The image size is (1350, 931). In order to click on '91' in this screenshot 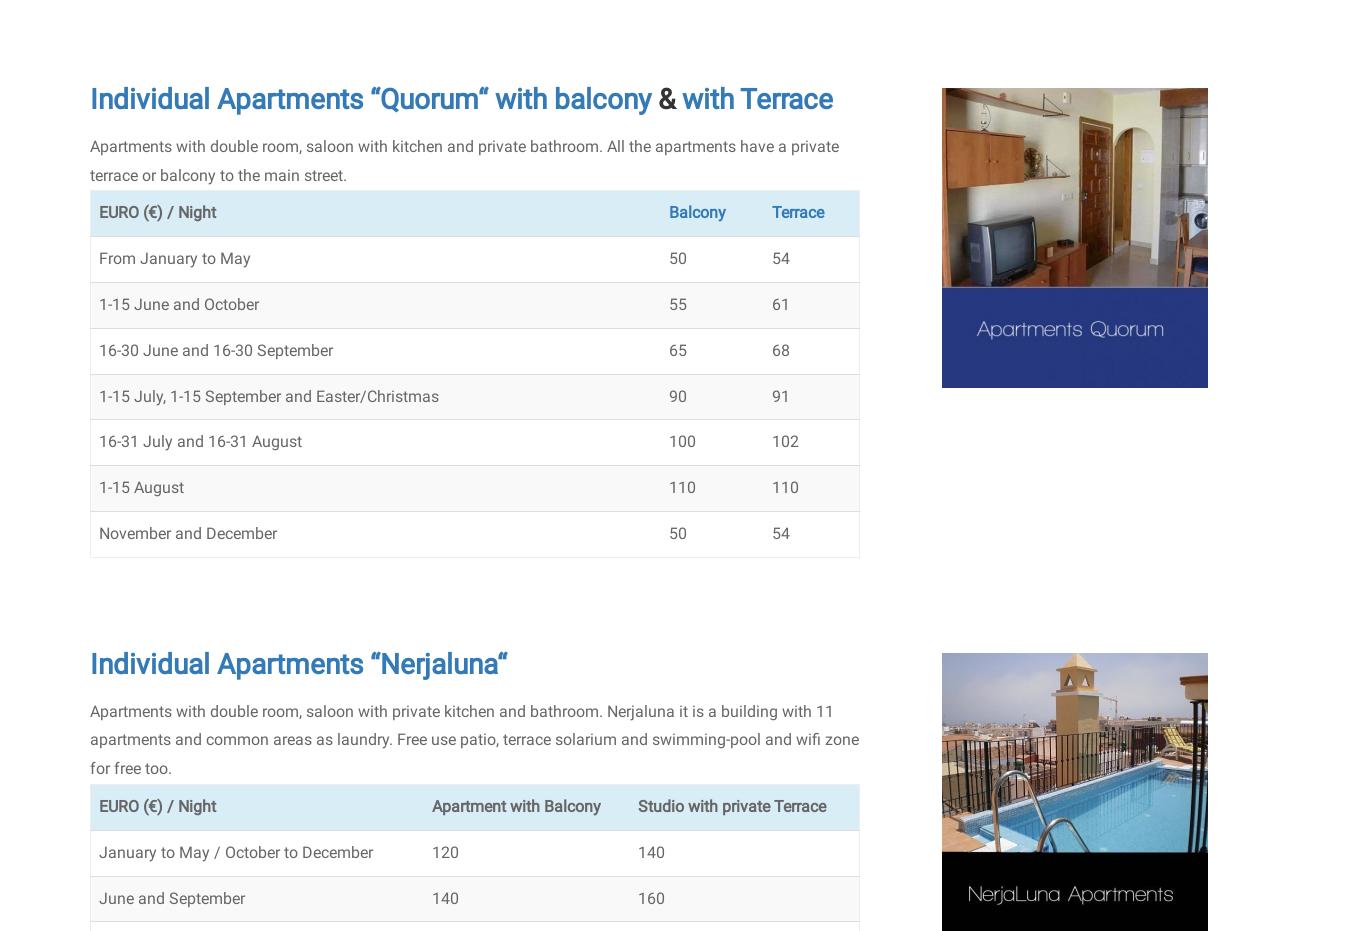, I will do `click(779, 395)`.